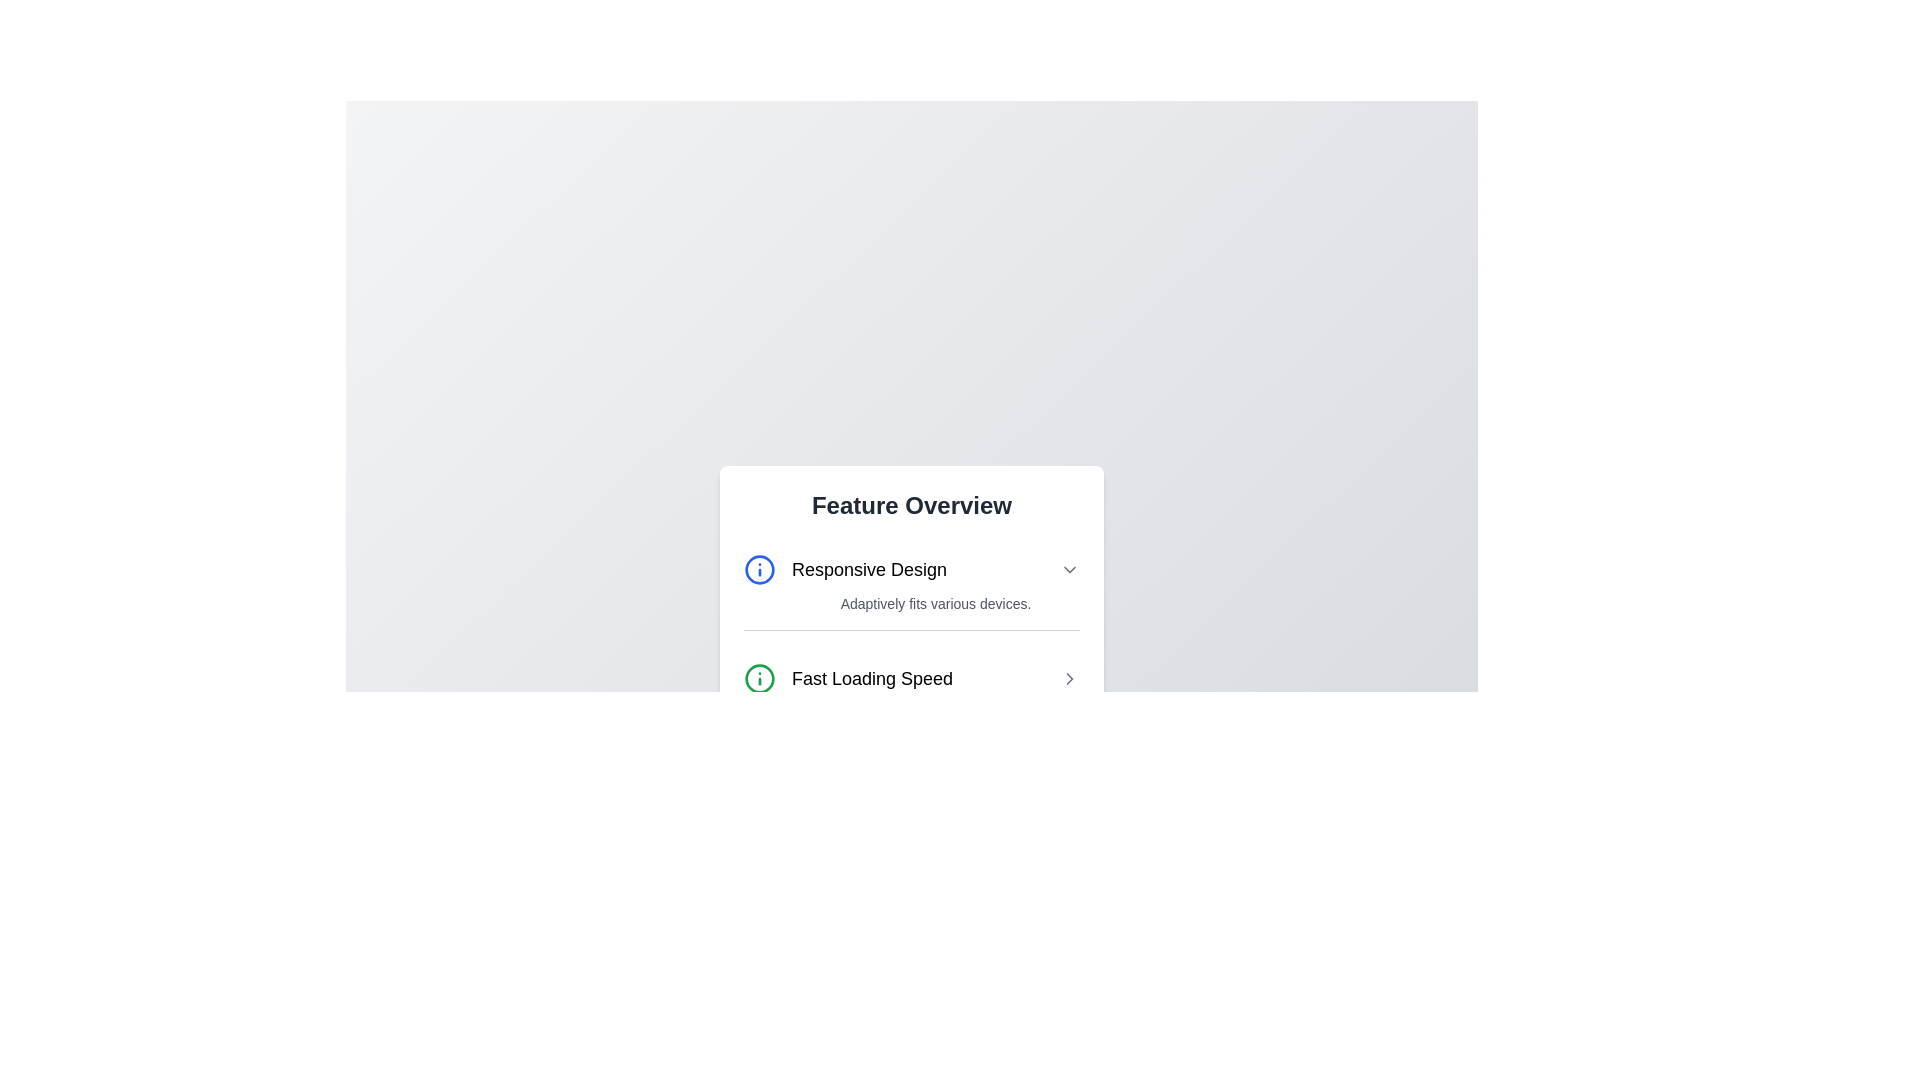  Describe the element at coordinates (911, 677) in the screenshot. I see `the list item labeled 'Fast Loading Speed'` at that location.